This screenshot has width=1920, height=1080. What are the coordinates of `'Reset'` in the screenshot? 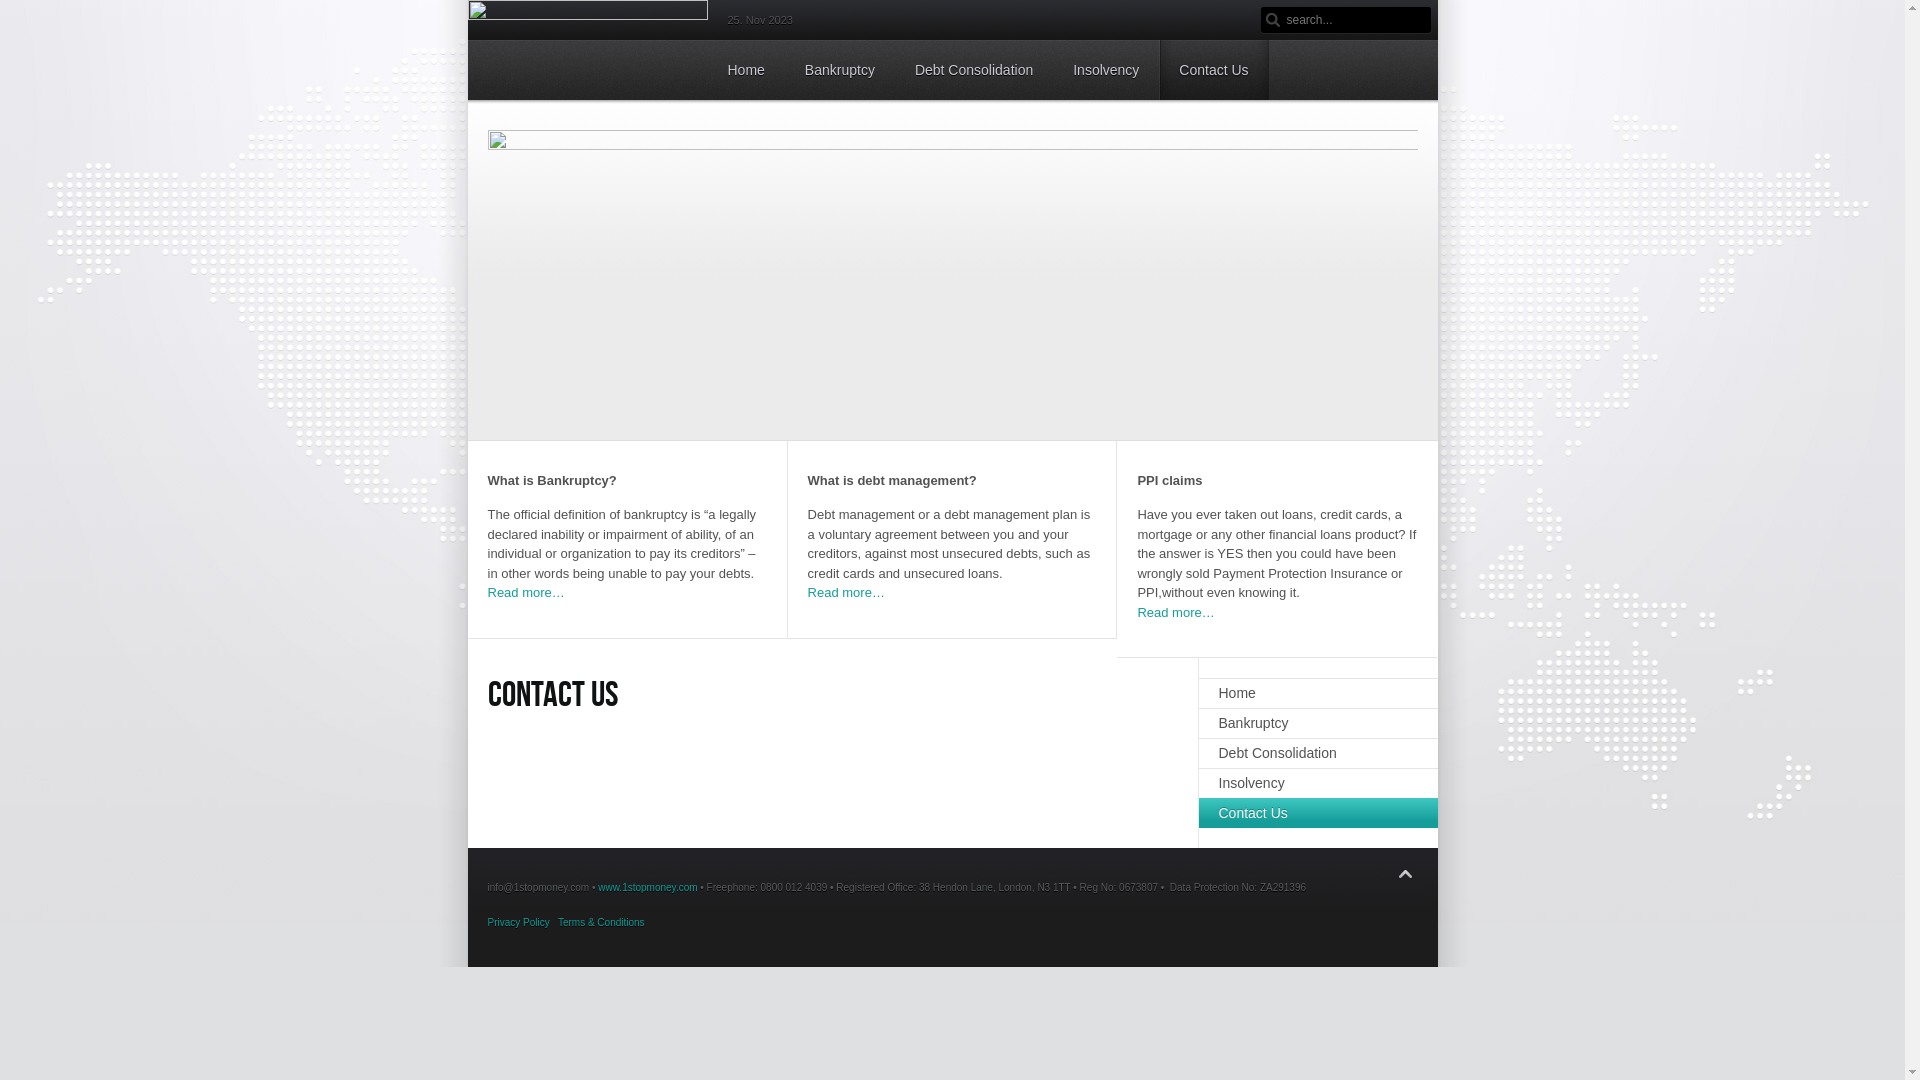 It's located at (10, 12).